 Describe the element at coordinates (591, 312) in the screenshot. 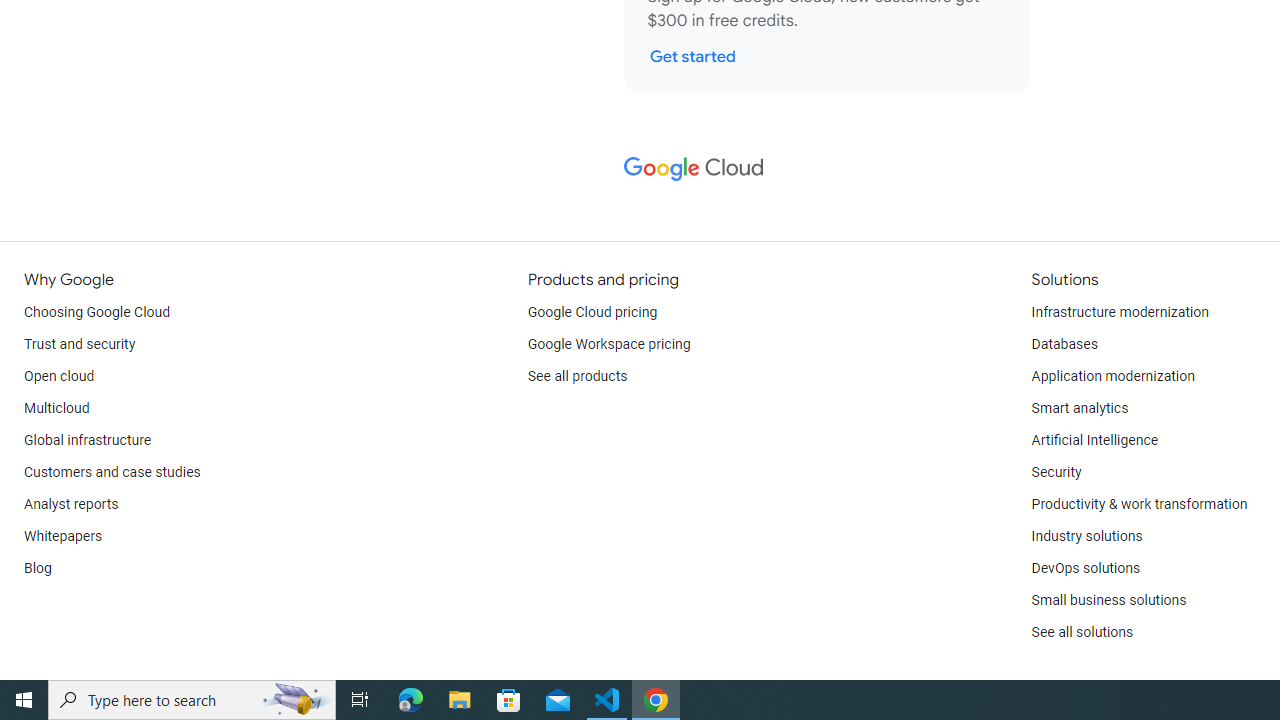

I see `'Google Cloud pricing'` at that location.